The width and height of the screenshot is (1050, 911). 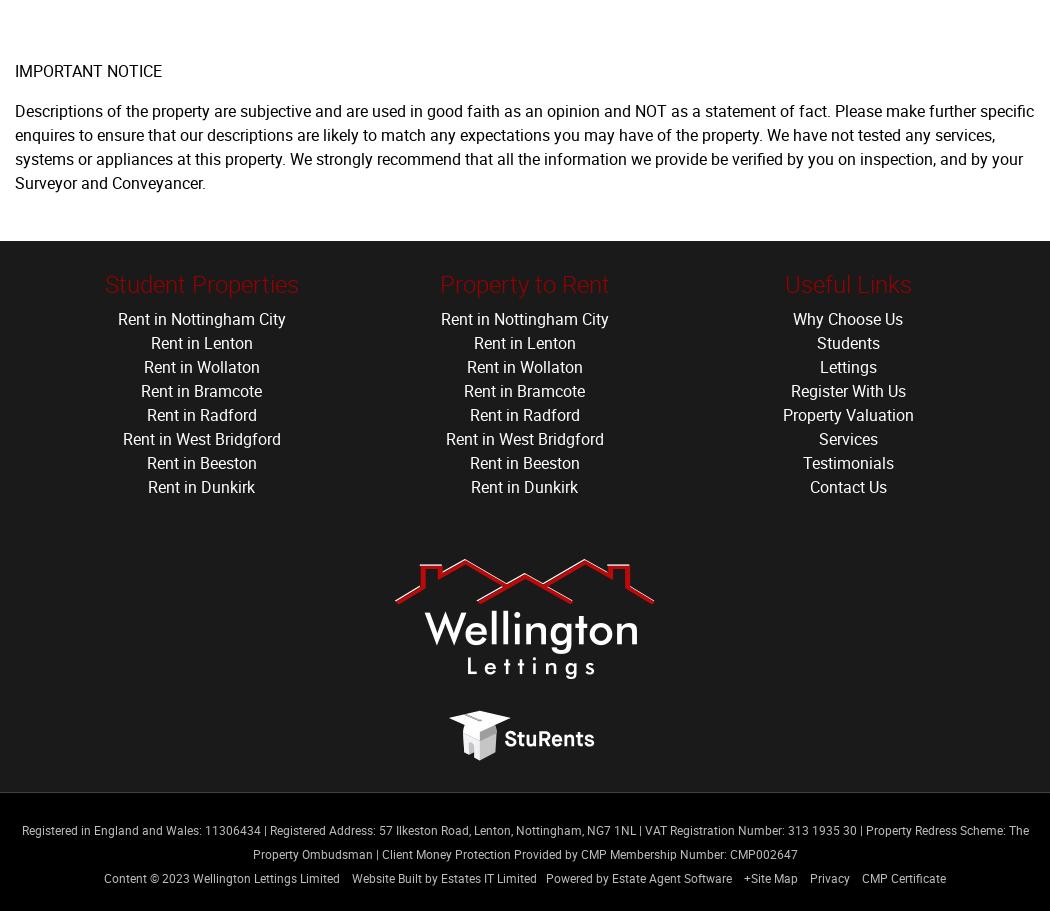 I want to click on 'Client Money Protection Provided by CMP Membership Number: CMP002647', so click(x=588, y=852).